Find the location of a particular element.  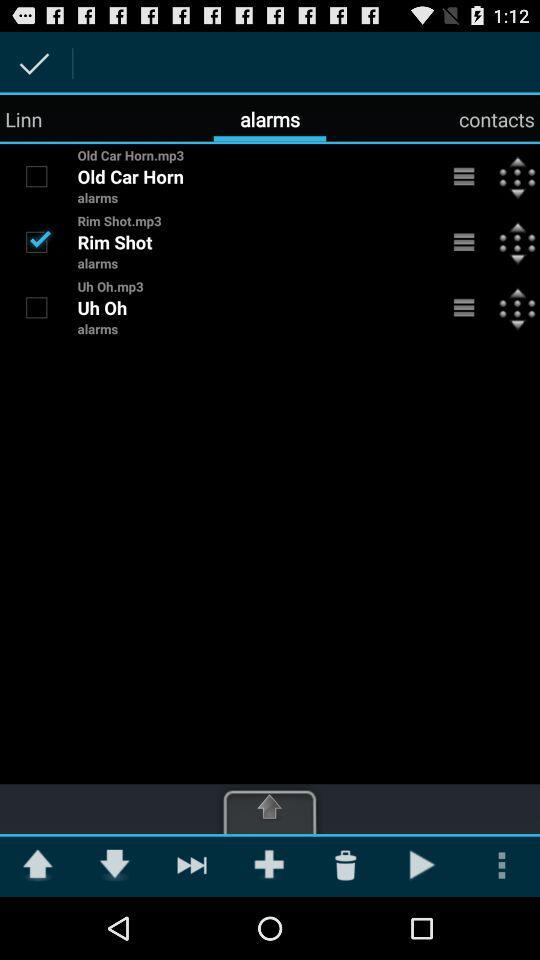

alarm sound is located at coordinates (36, 175).